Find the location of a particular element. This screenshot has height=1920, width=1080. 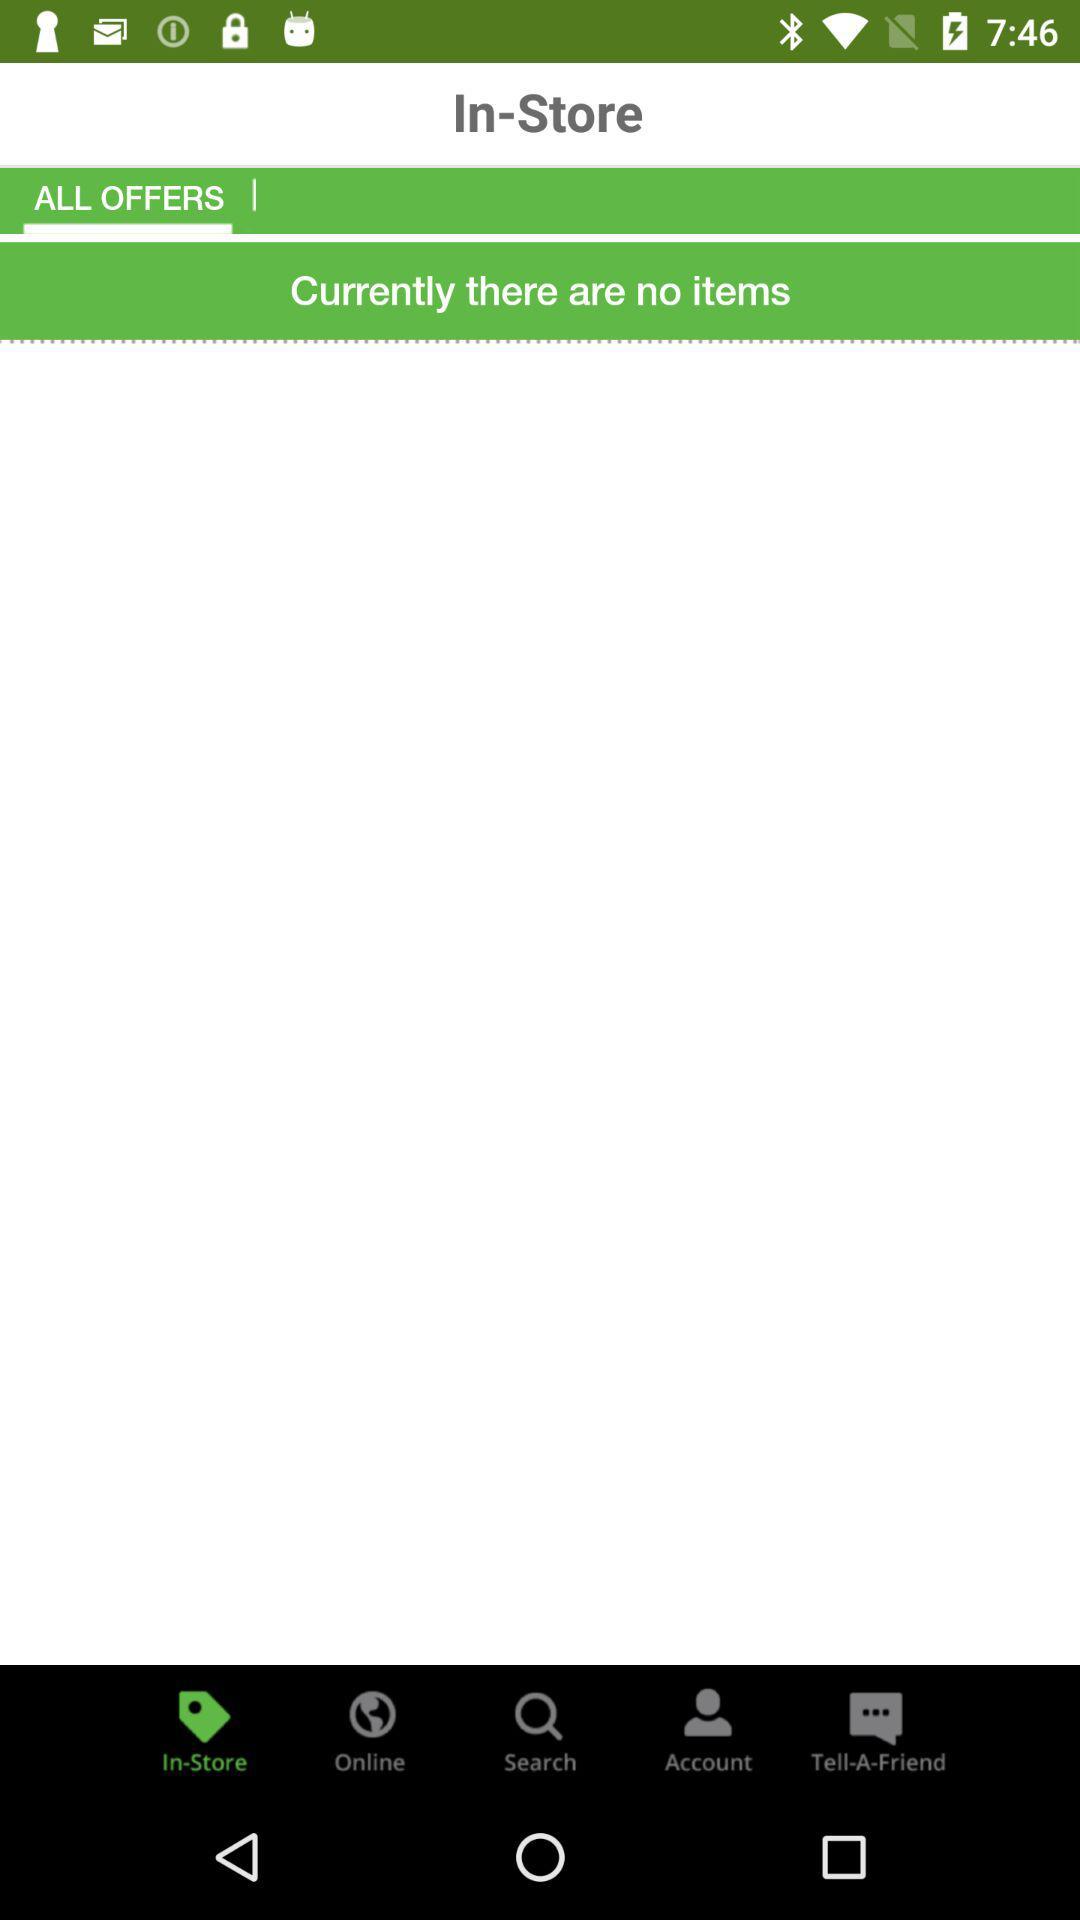

text a friend is located at coordinates (874, 1728).